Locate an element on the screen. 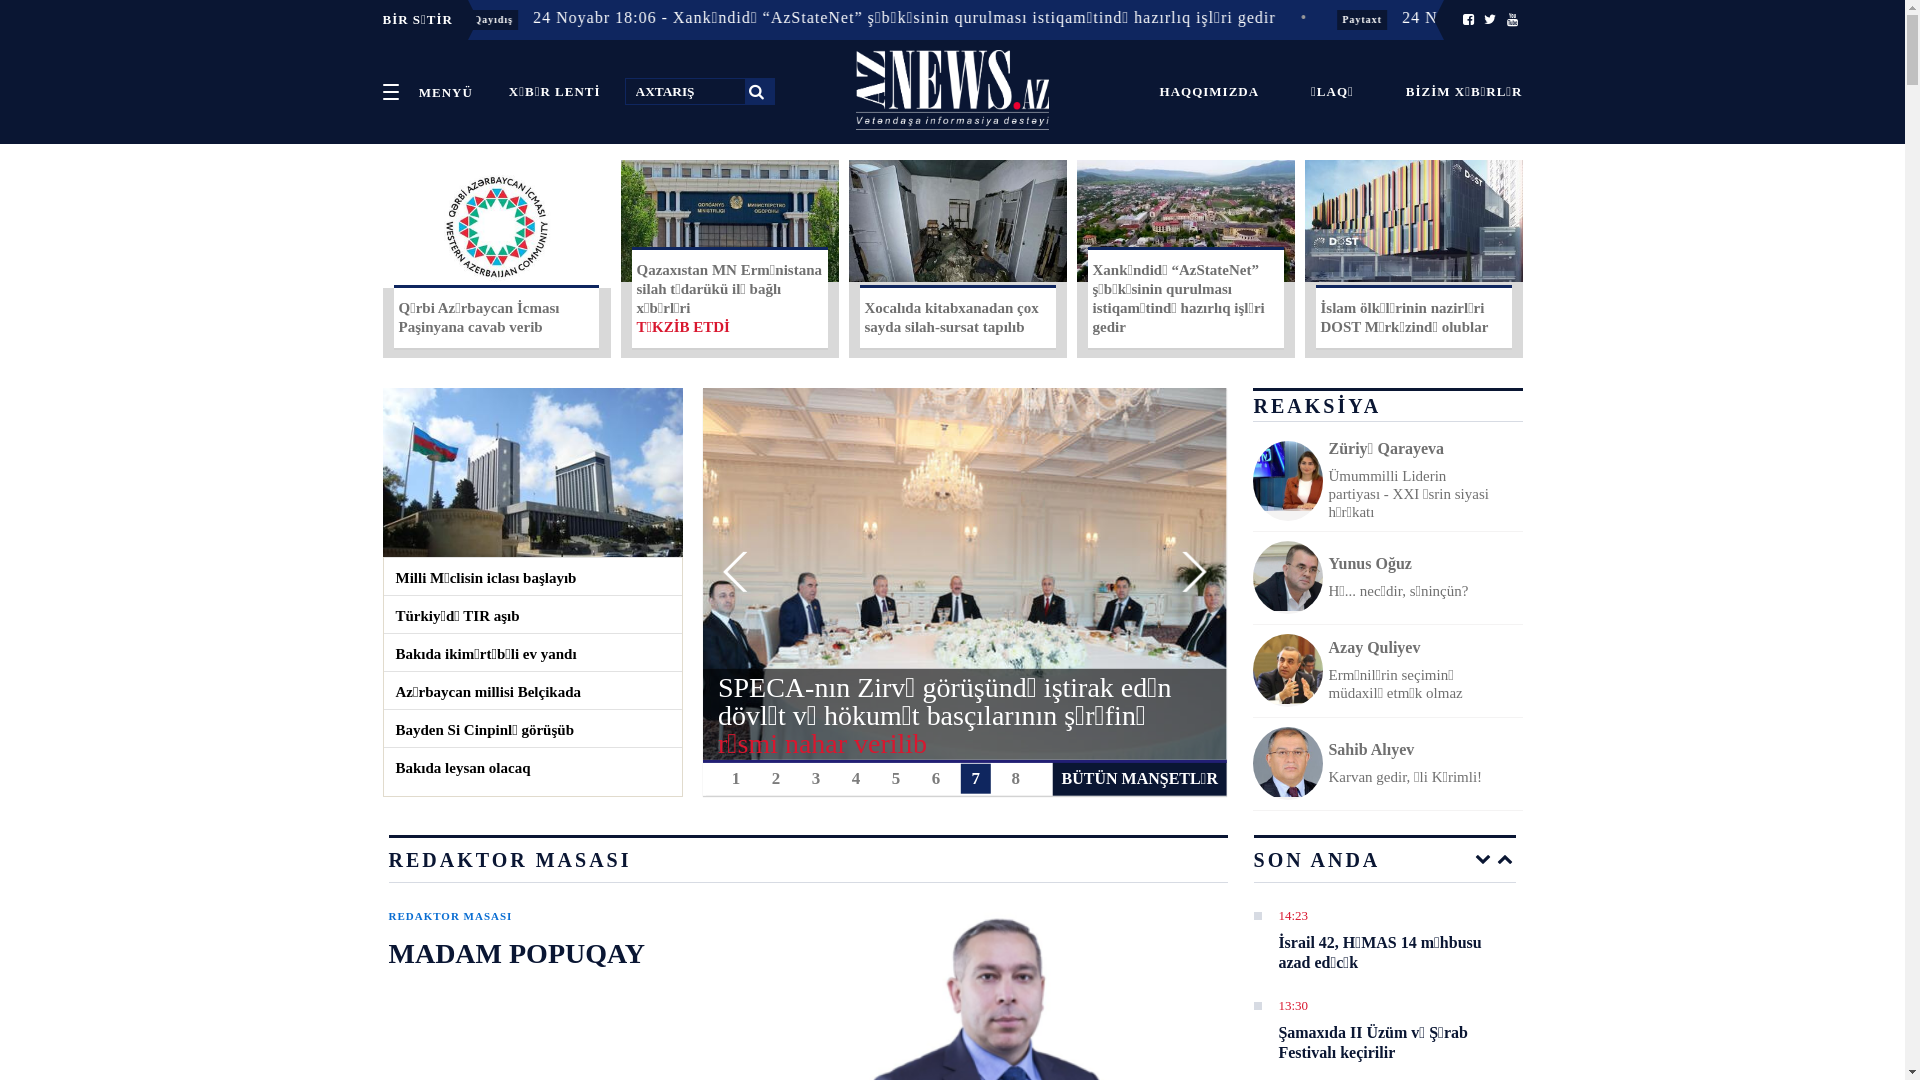  'REDAKTOR MASASI' is located at coordinates (449, 916).